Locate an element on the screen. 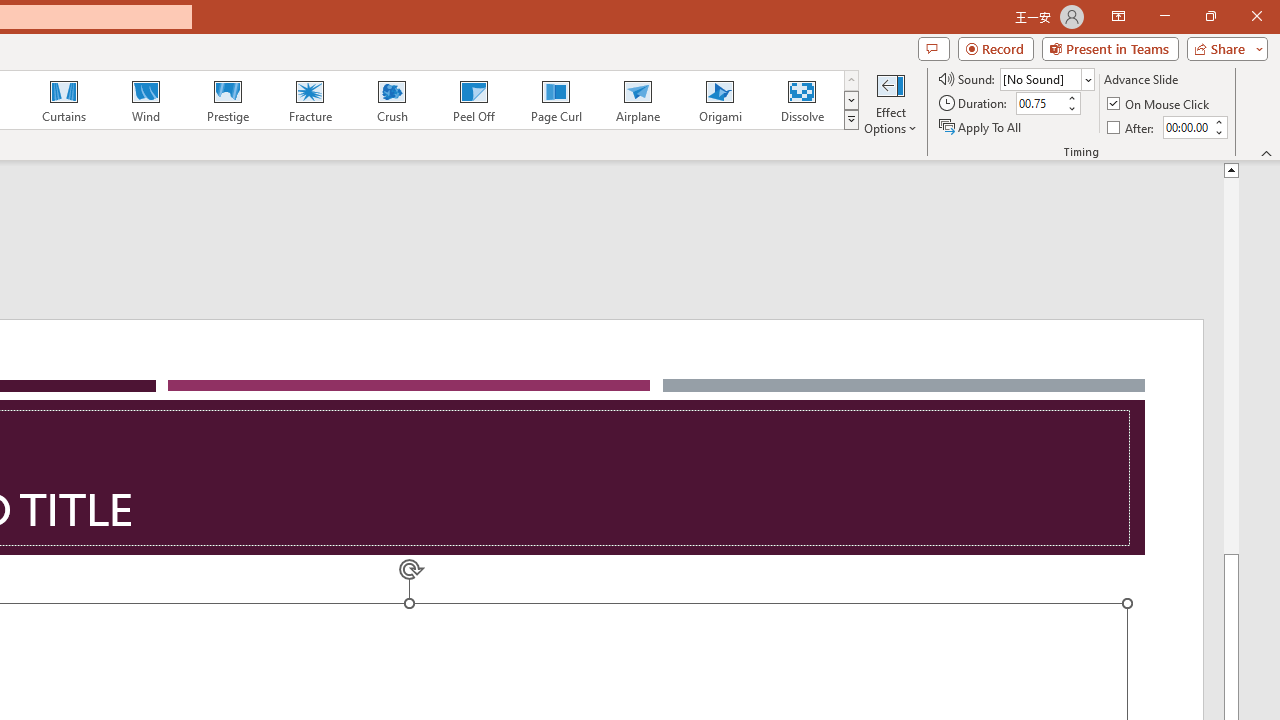 The height and width of the screenshot is (720, 1280). 'Effect Options' is located at coordinates (889, 103).